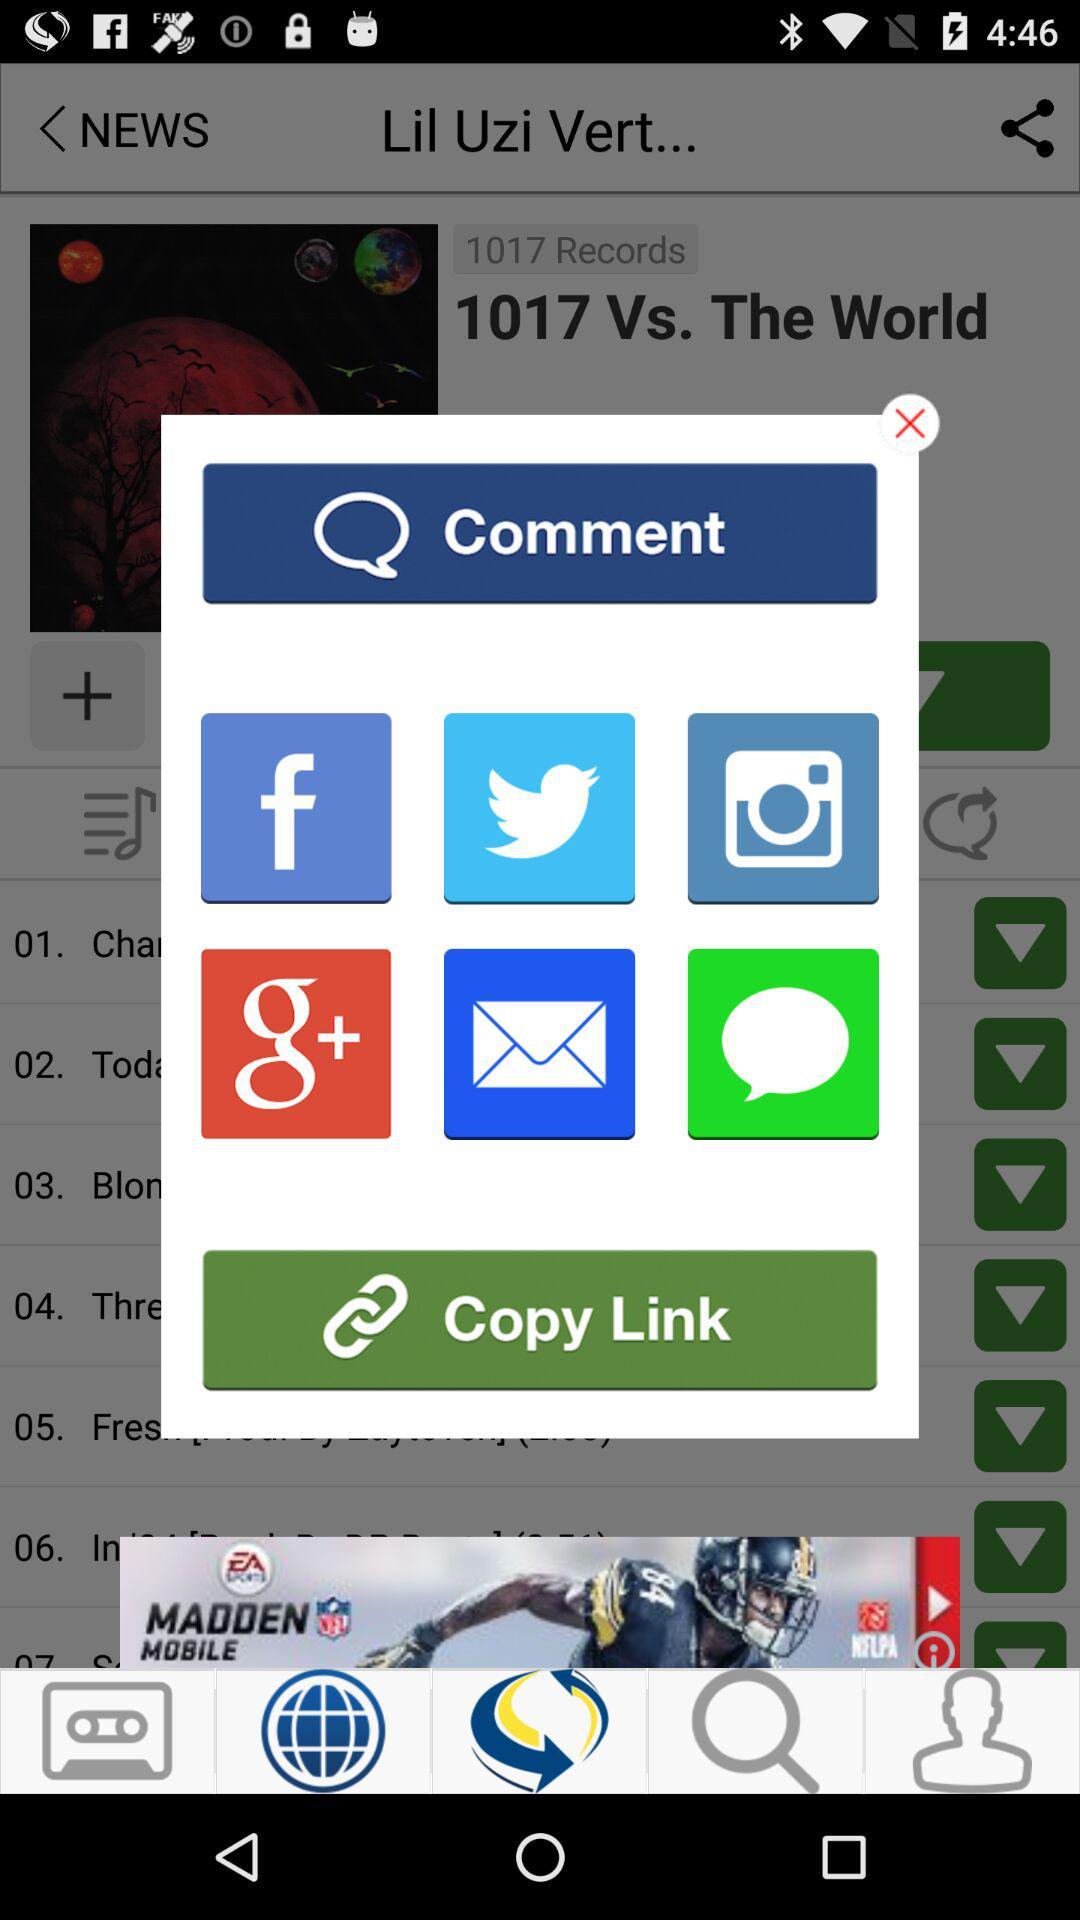 The image size is (1080, 1920). I want to click on copy link, so click(540, 1320).